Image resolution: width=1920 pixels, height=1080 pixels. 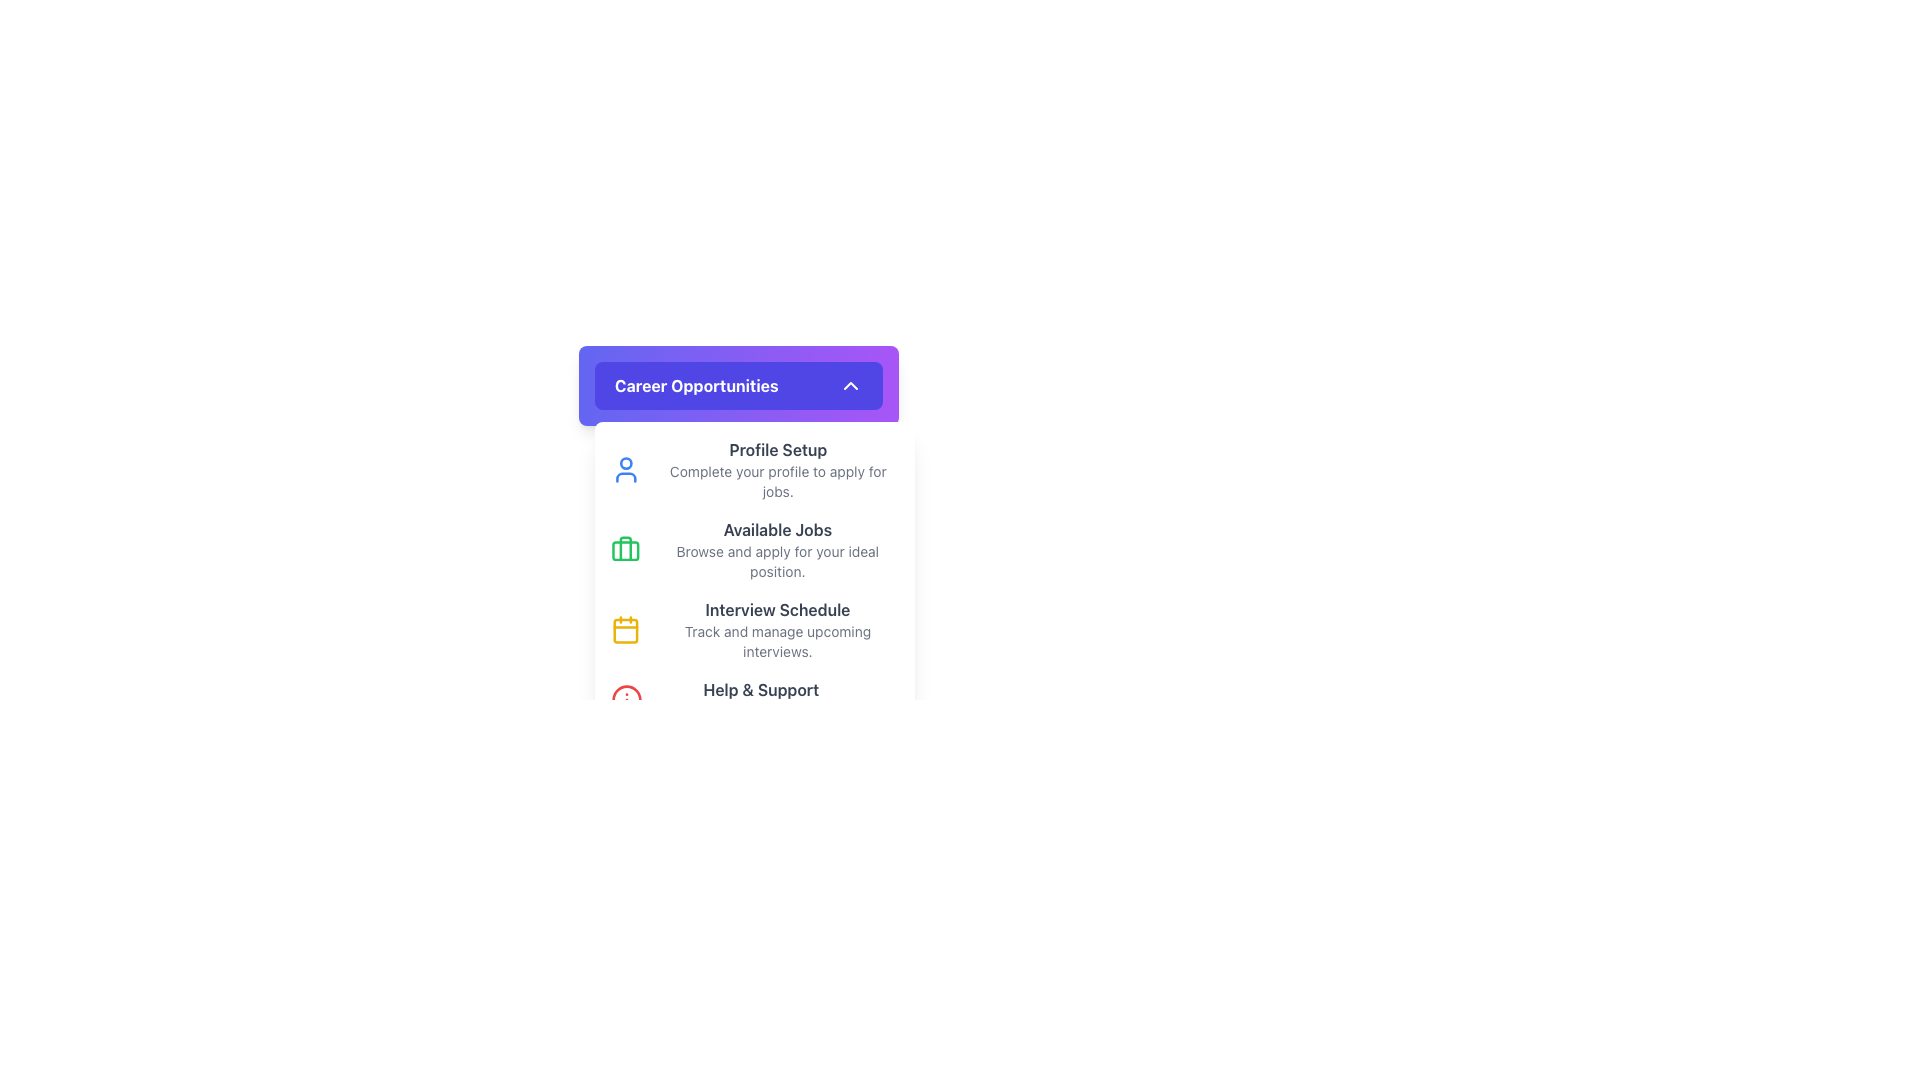 I want to click on the collapsible header button that toggles the visibility of the content below it, revealing hover effects, so click(x=738, y=385).